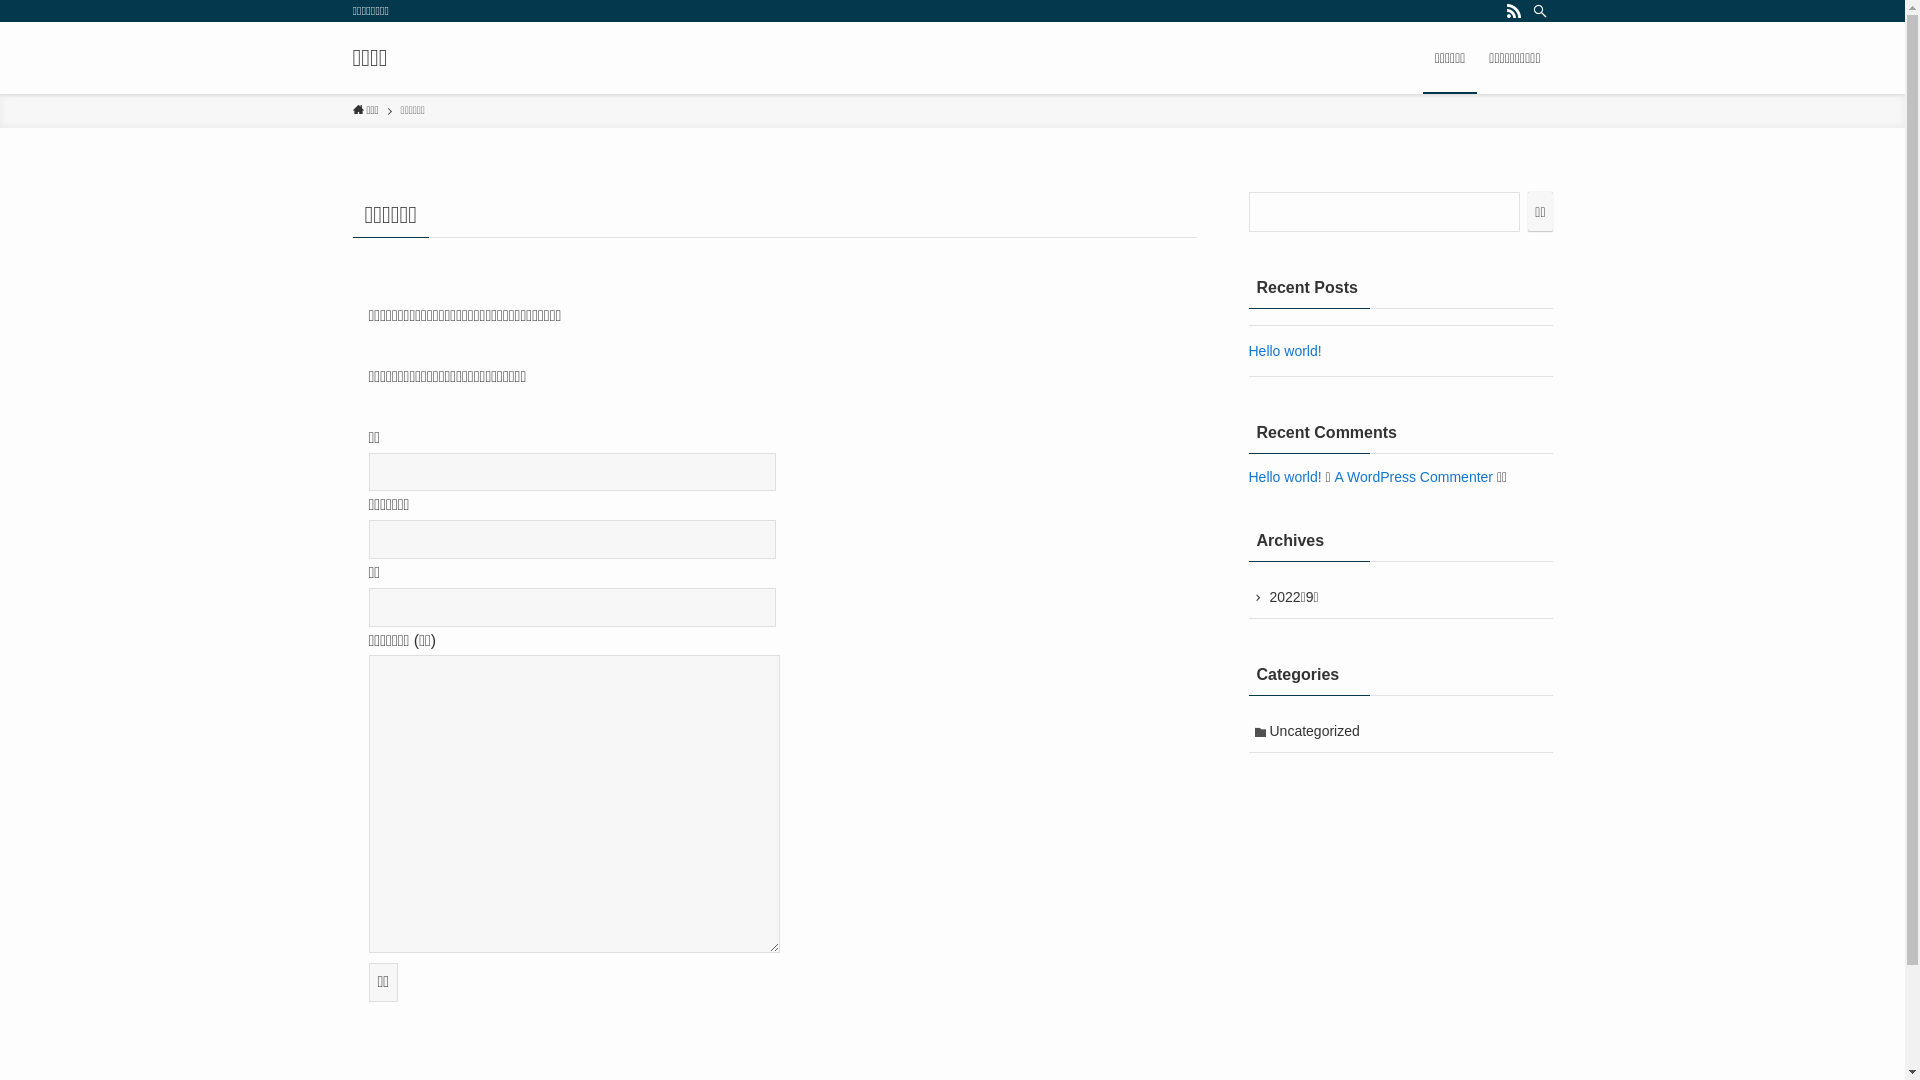  What do you see at coordinates (1284, 477) in the screenshot?
I see `'Hello world!'` at bounding box center [1284, 477].